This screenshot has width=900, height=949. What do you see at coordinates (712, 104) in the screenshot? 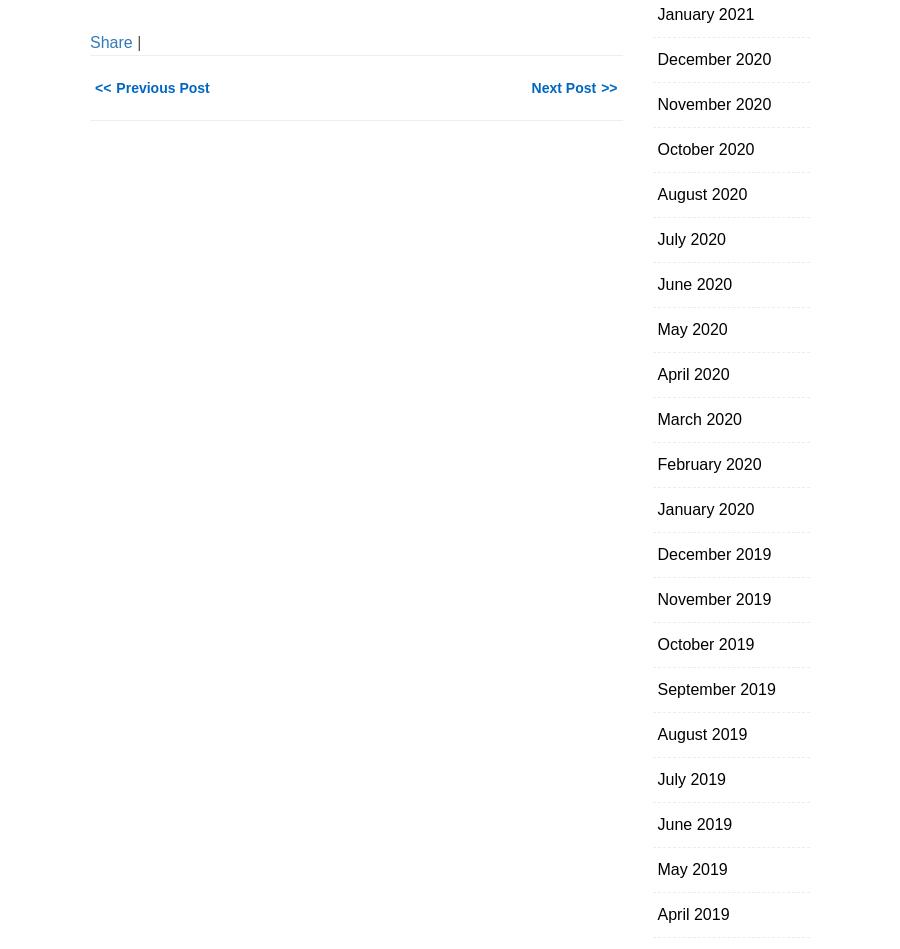
I see `'November 2020'` at bounding box center [712, 104].